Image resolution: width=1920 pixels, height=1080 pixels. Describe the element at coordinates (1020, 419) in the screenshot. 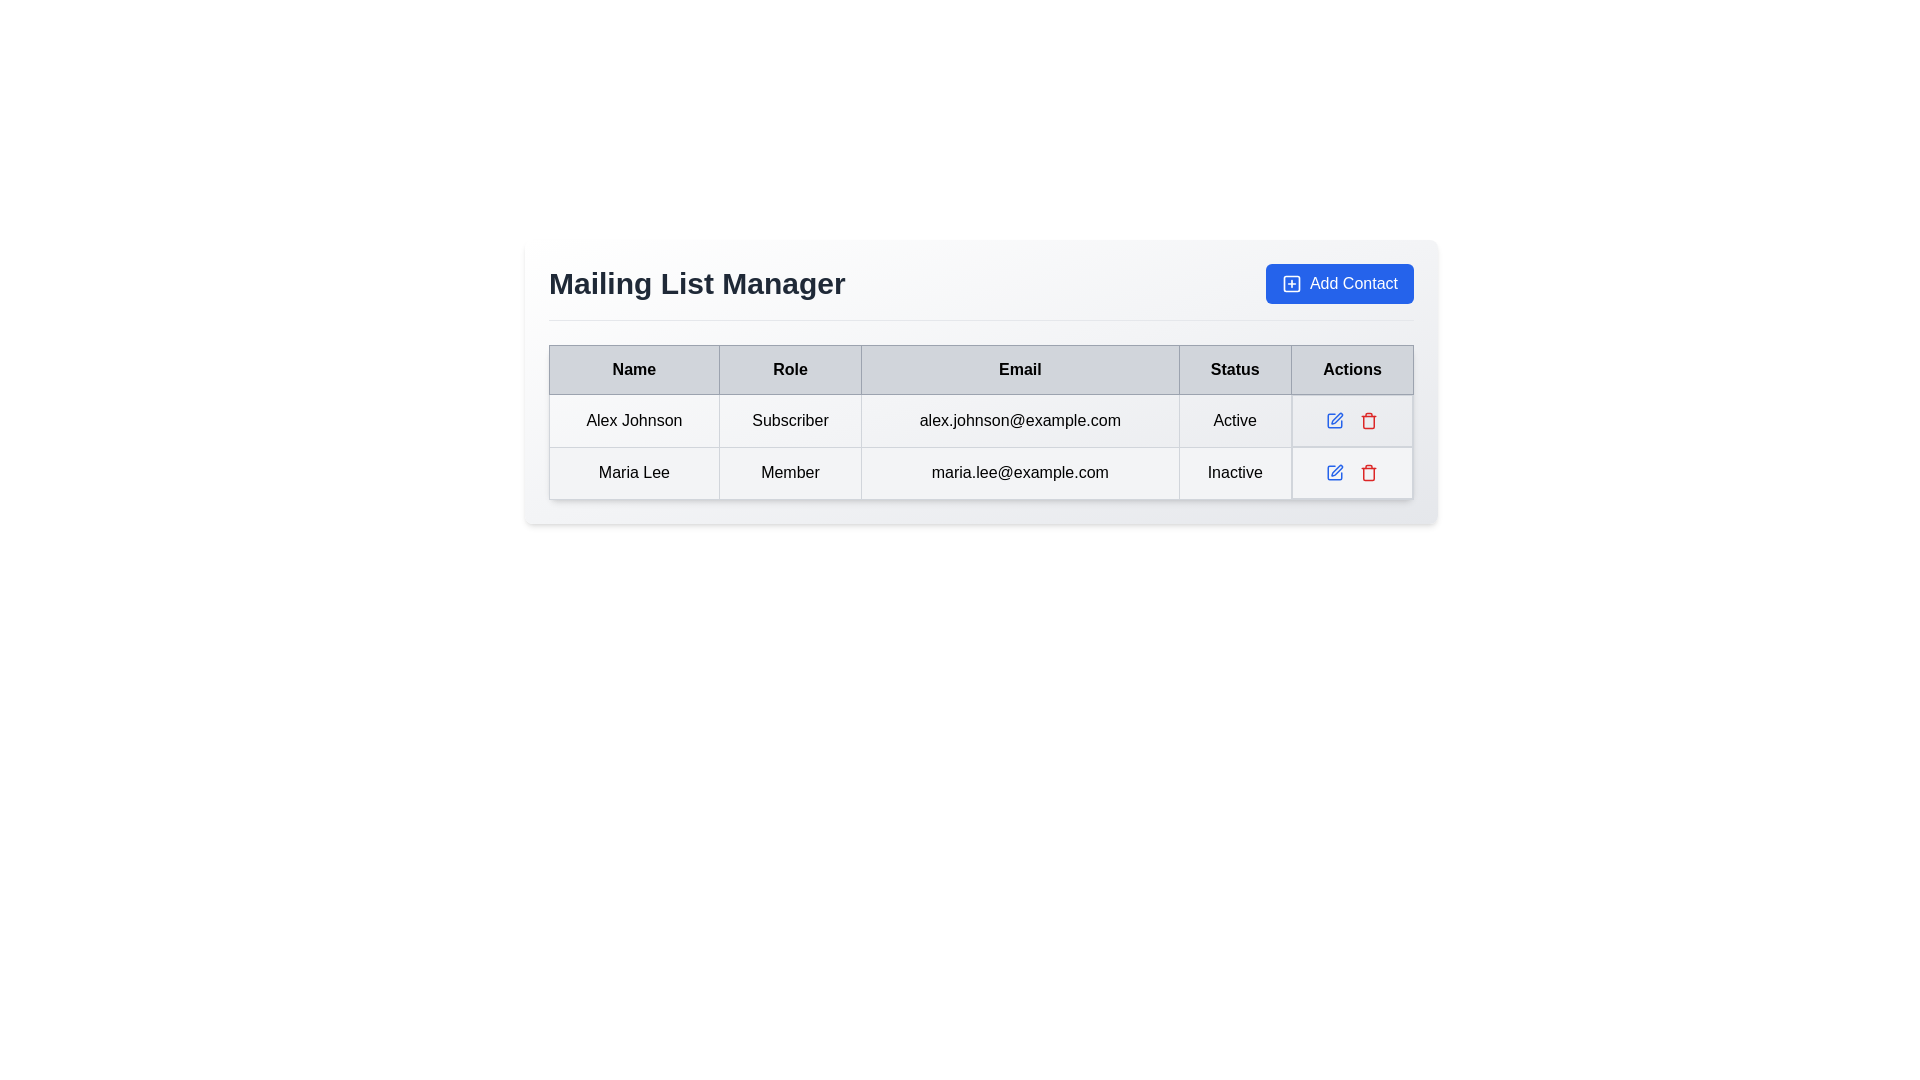

I see `the text display element showing the email address 'alex.johnson@example.com', located in the third column of the first row of the table` at that location.